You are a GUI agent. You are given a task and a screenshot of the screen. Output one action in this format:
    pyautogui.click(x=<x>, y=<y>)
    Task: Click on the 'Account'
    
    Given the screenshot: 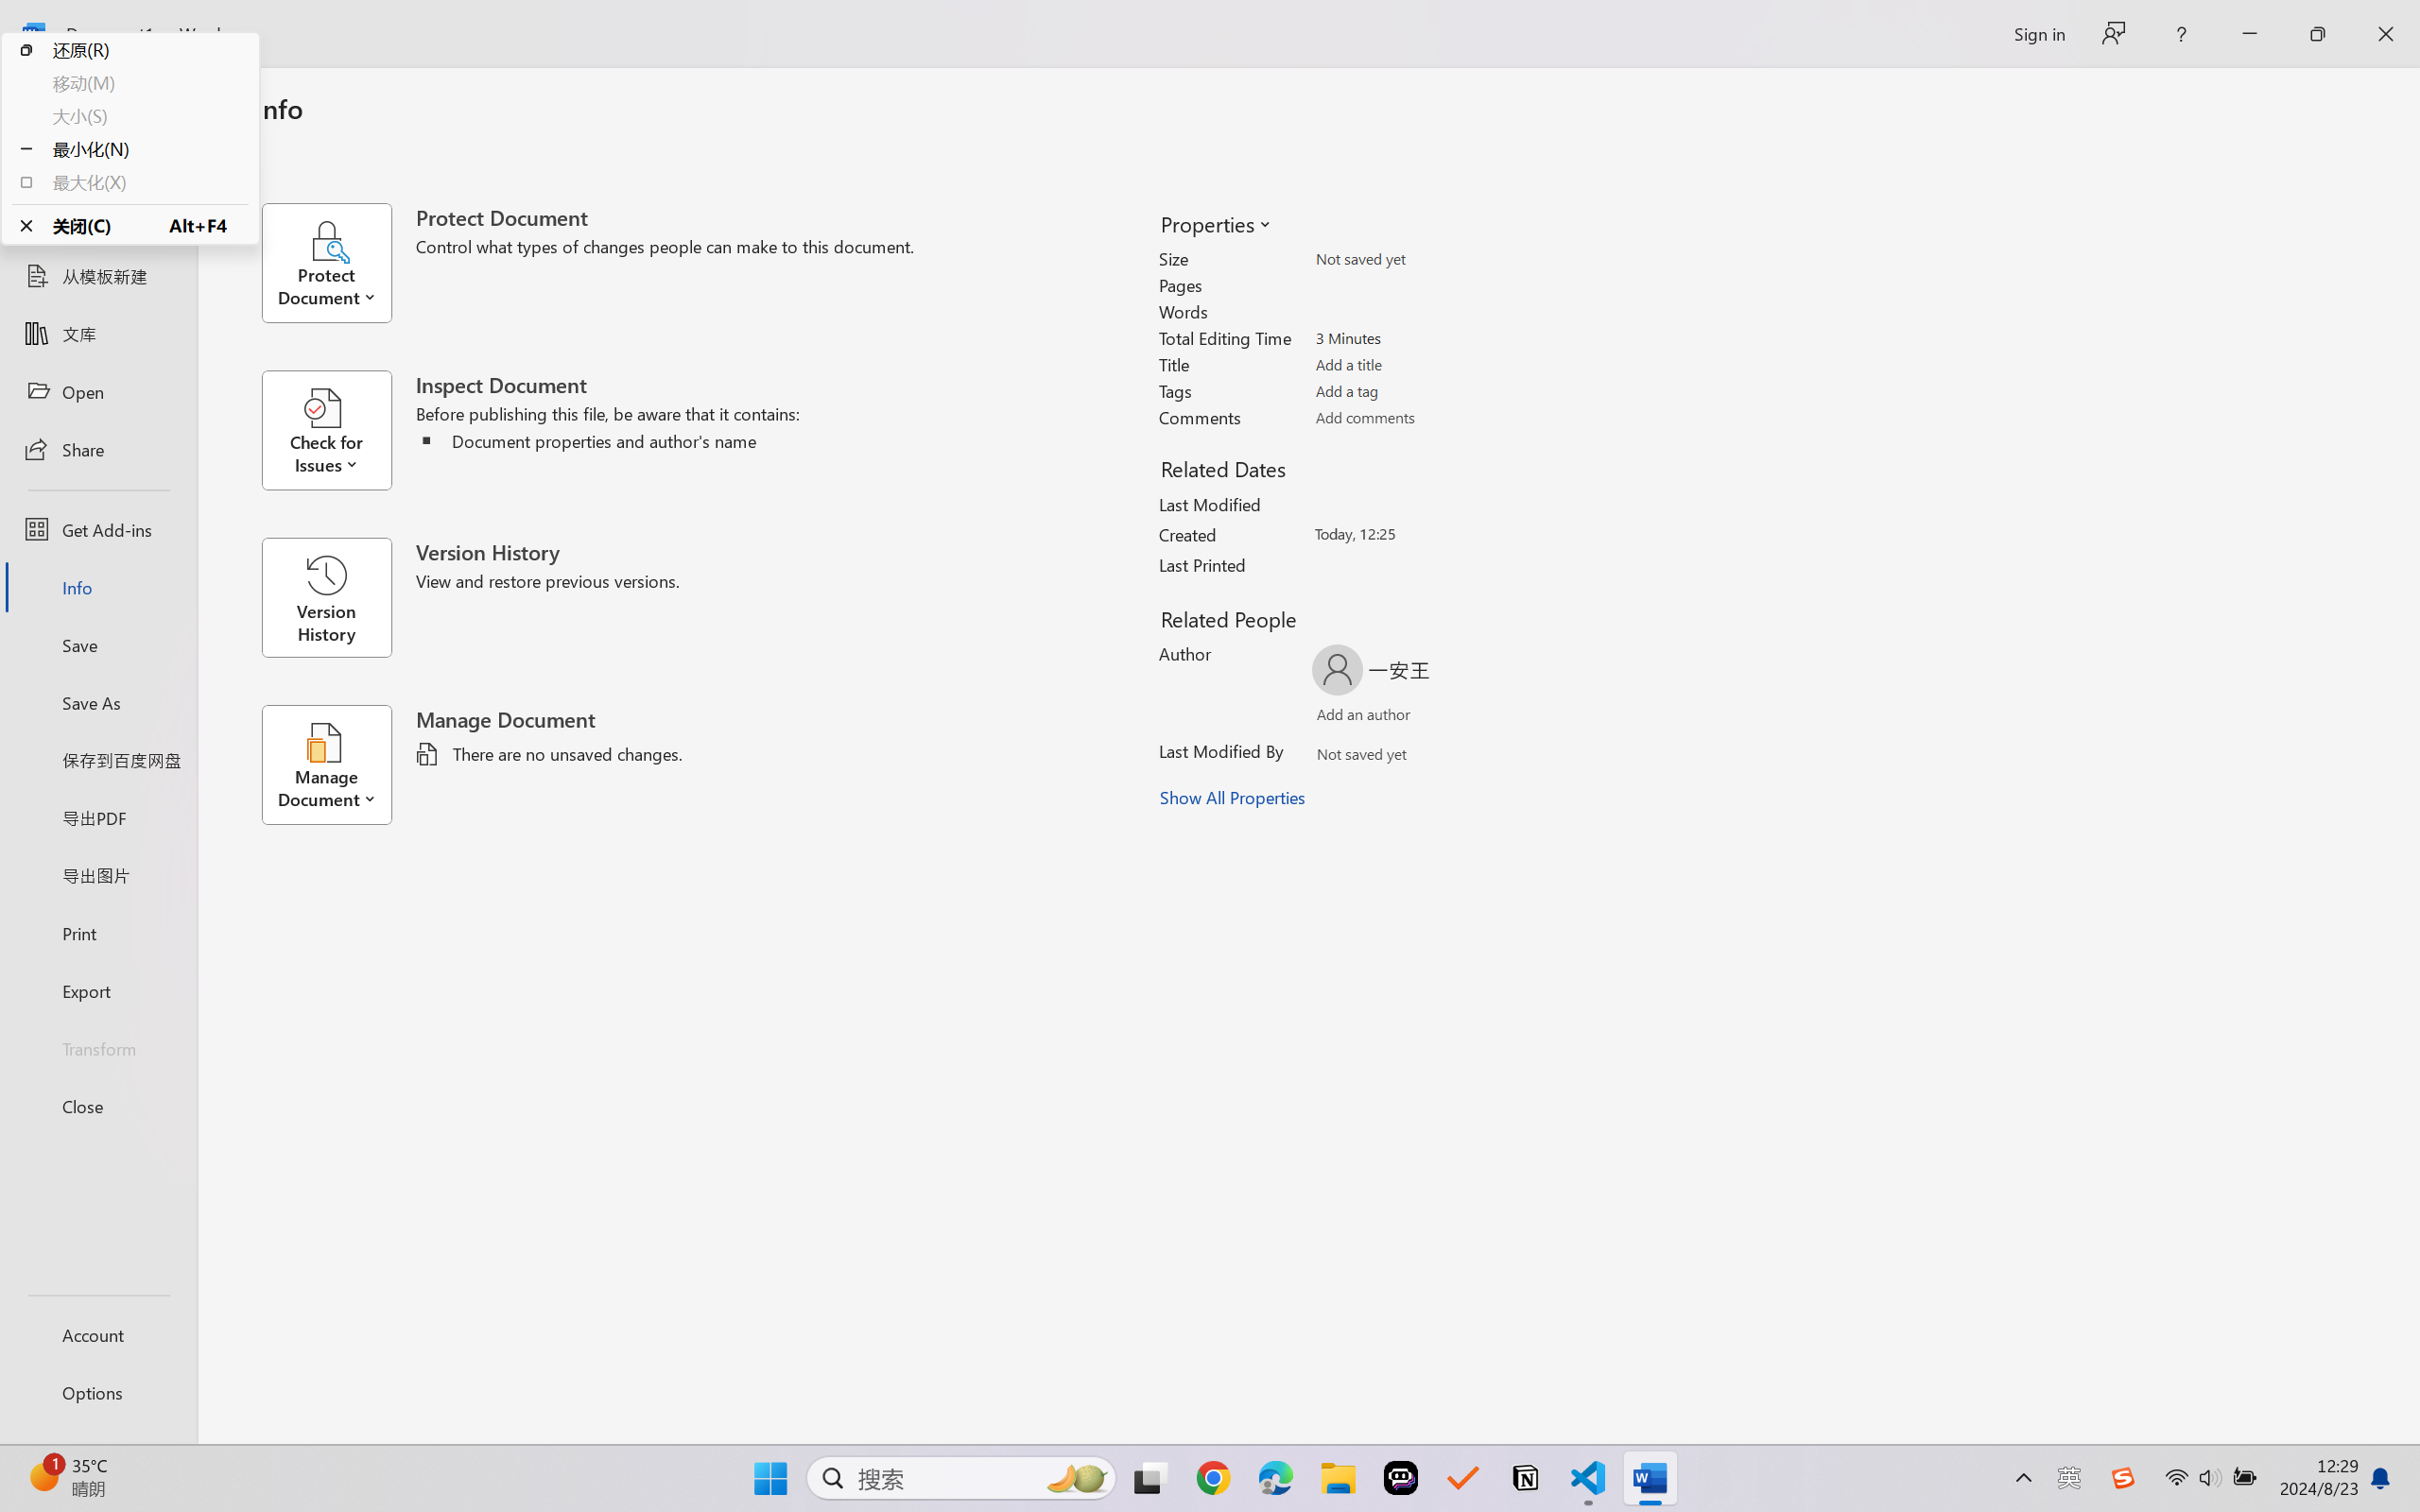 What is the action you would take?
    pyautogui.click(x=97, y=1334)
    